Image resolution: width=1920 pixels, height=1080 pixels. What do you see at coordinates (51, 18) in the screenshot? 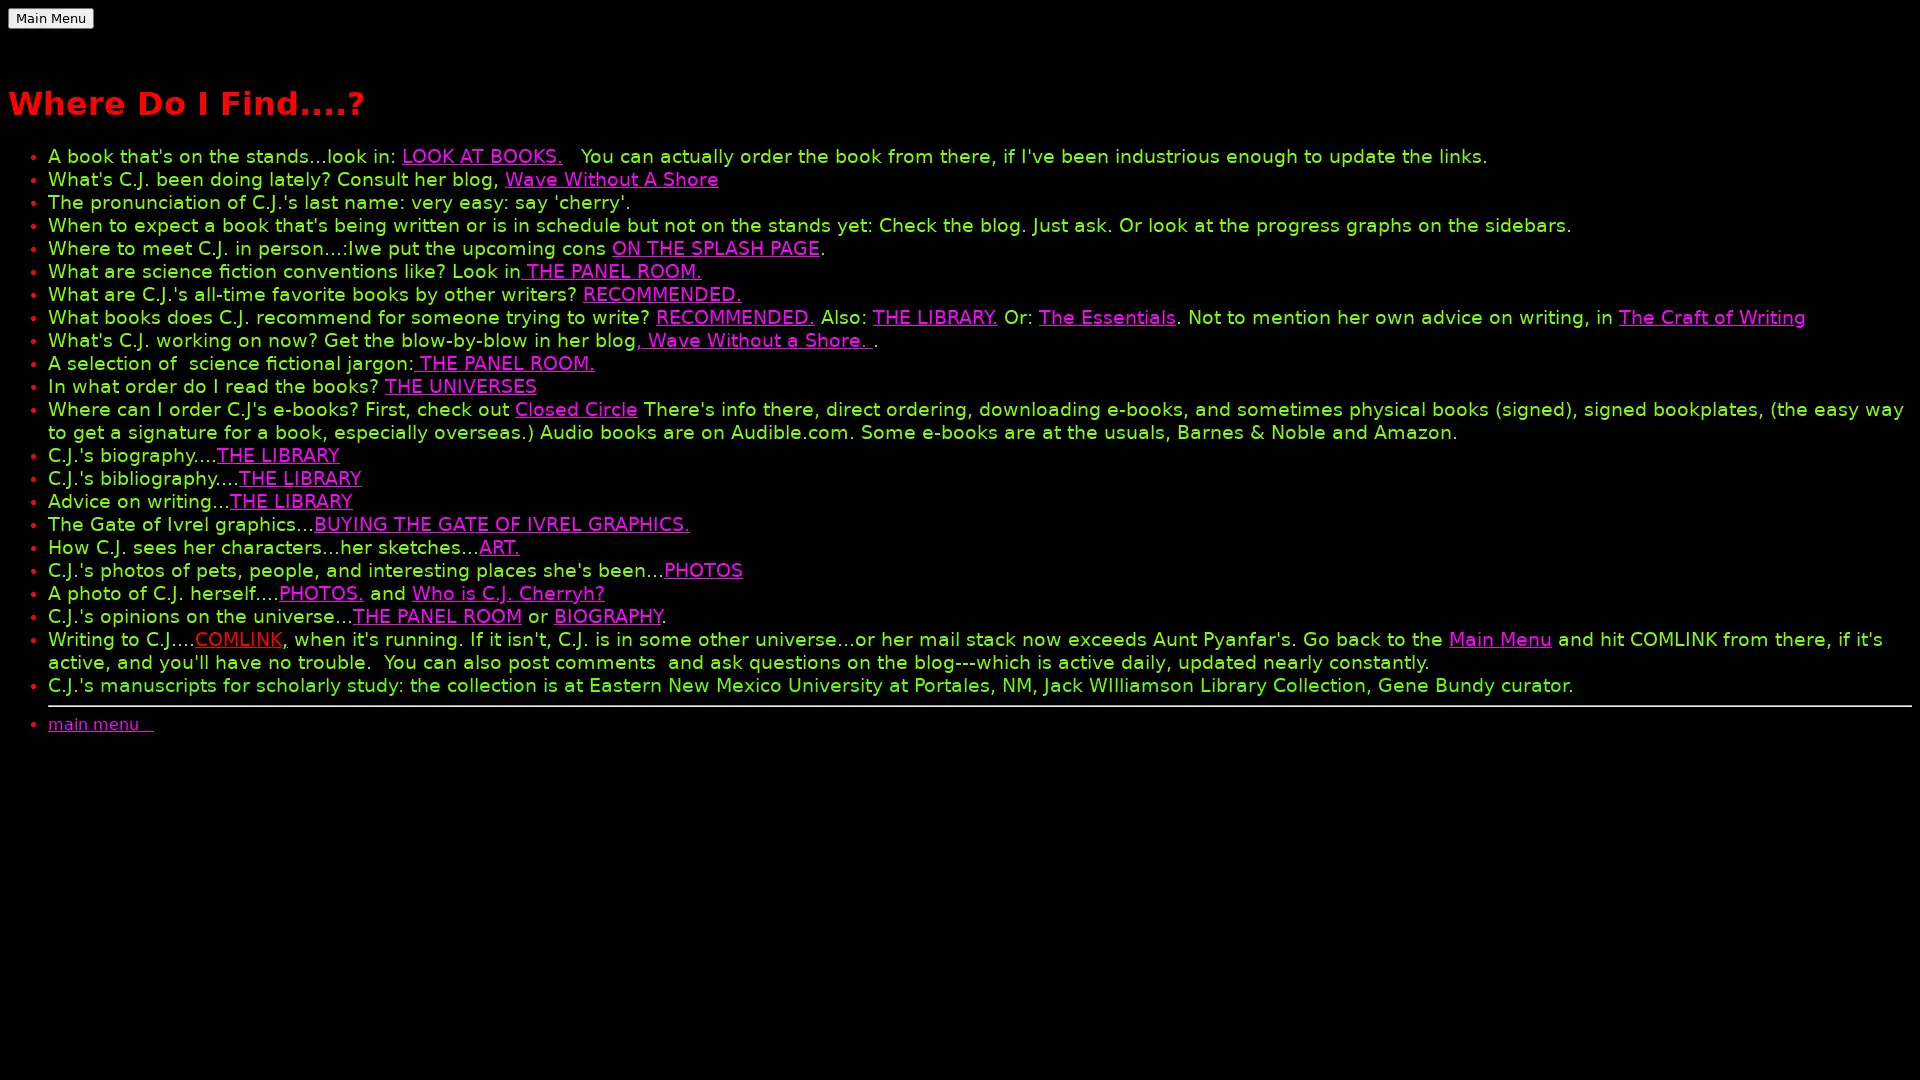
I see `Main Menu` at bounding box center [51, 18].